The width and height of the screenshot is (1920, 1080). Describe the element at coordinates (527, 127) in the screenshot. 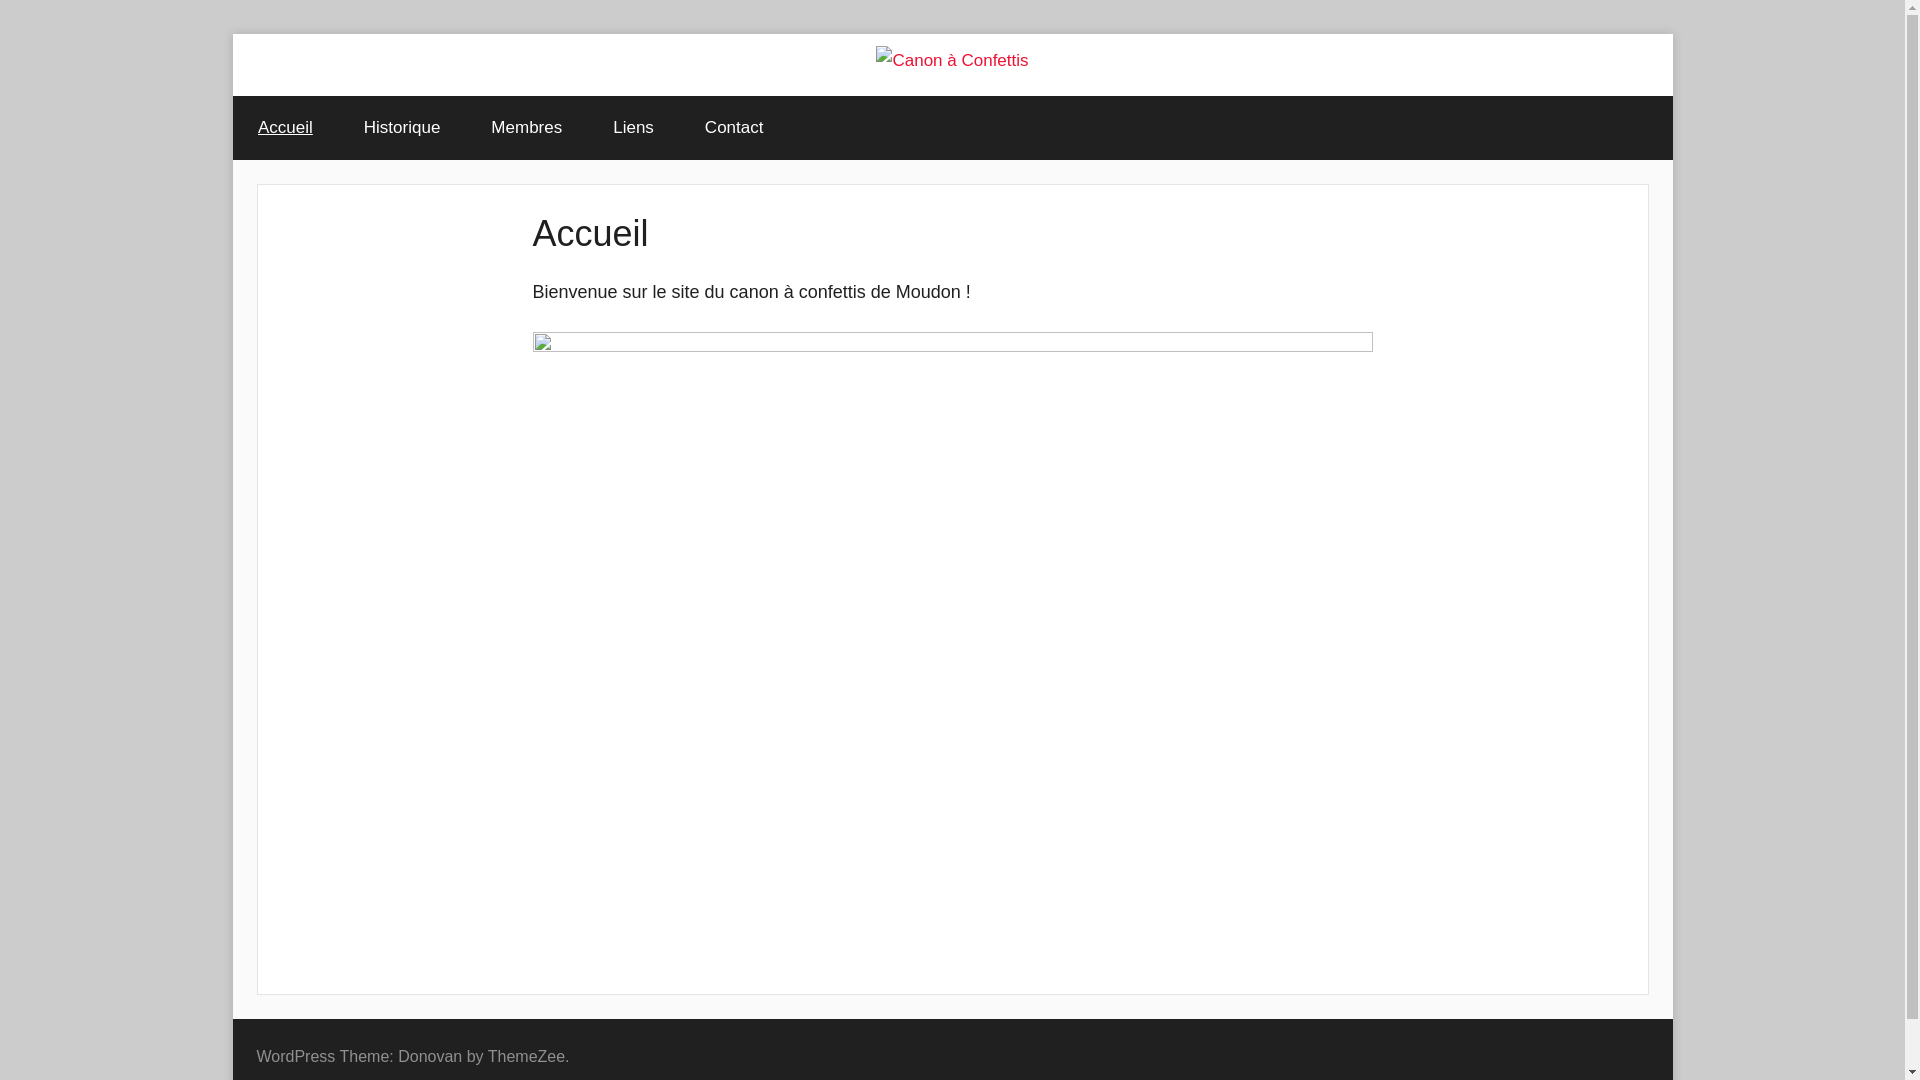

I see `'Membres'` at that location.